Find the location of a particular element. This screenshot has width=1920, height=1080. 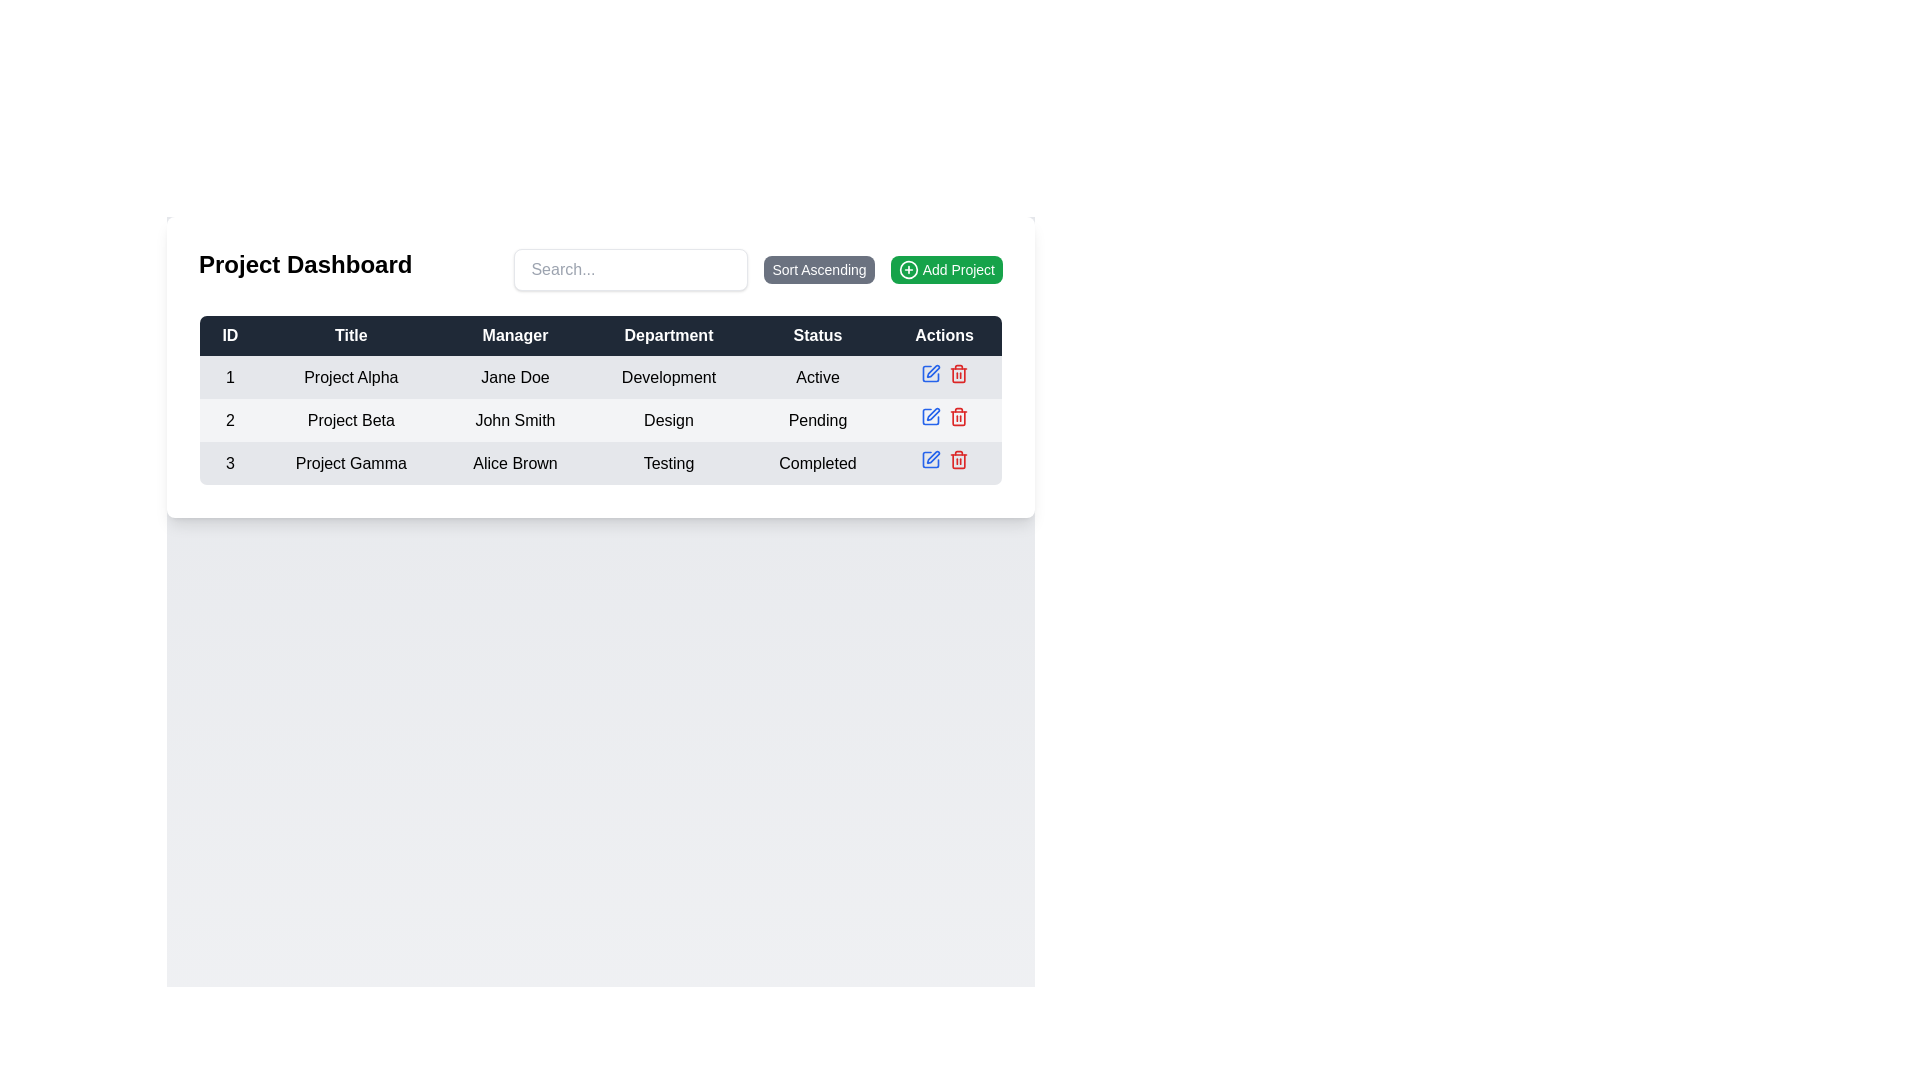

the first column header of the table, which indicates unique identifiers for table rows, positioned to the far-left of the header row is located at coordinates (230, 334).